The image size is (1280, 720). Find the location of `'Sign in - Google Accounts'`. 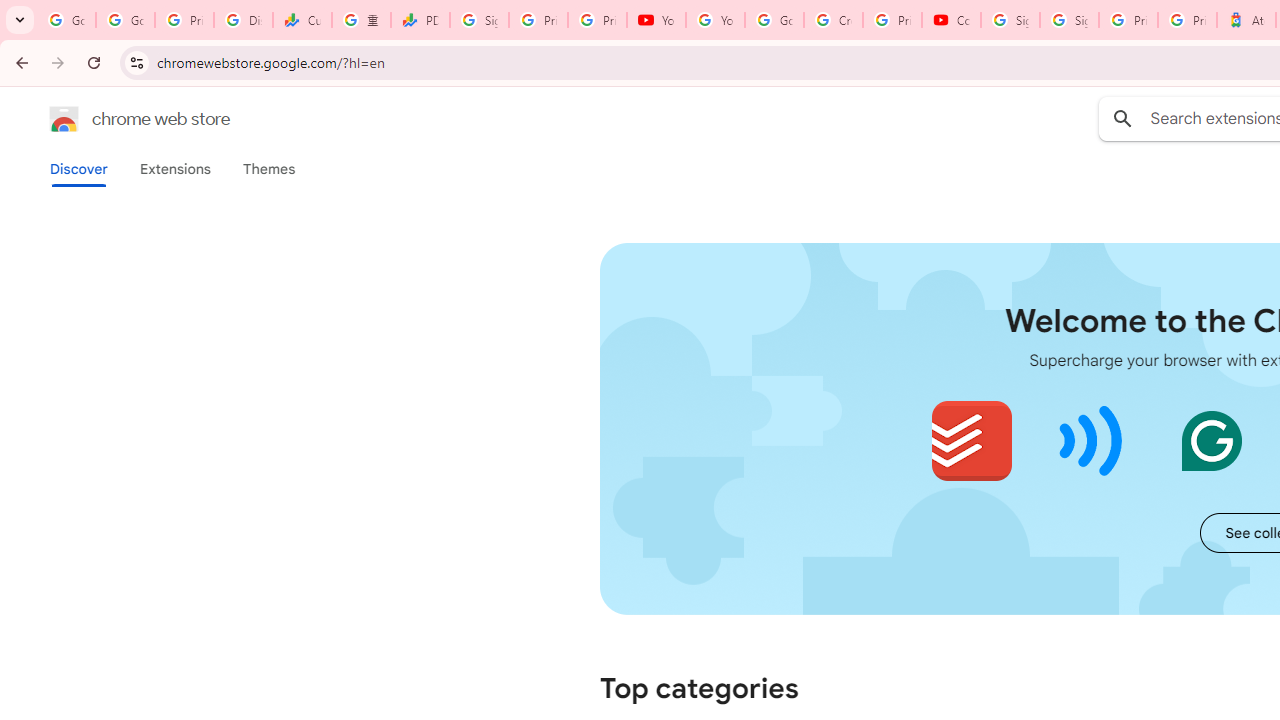

'Sign in - Google Accounts' is located at coordinates (1010, 20).